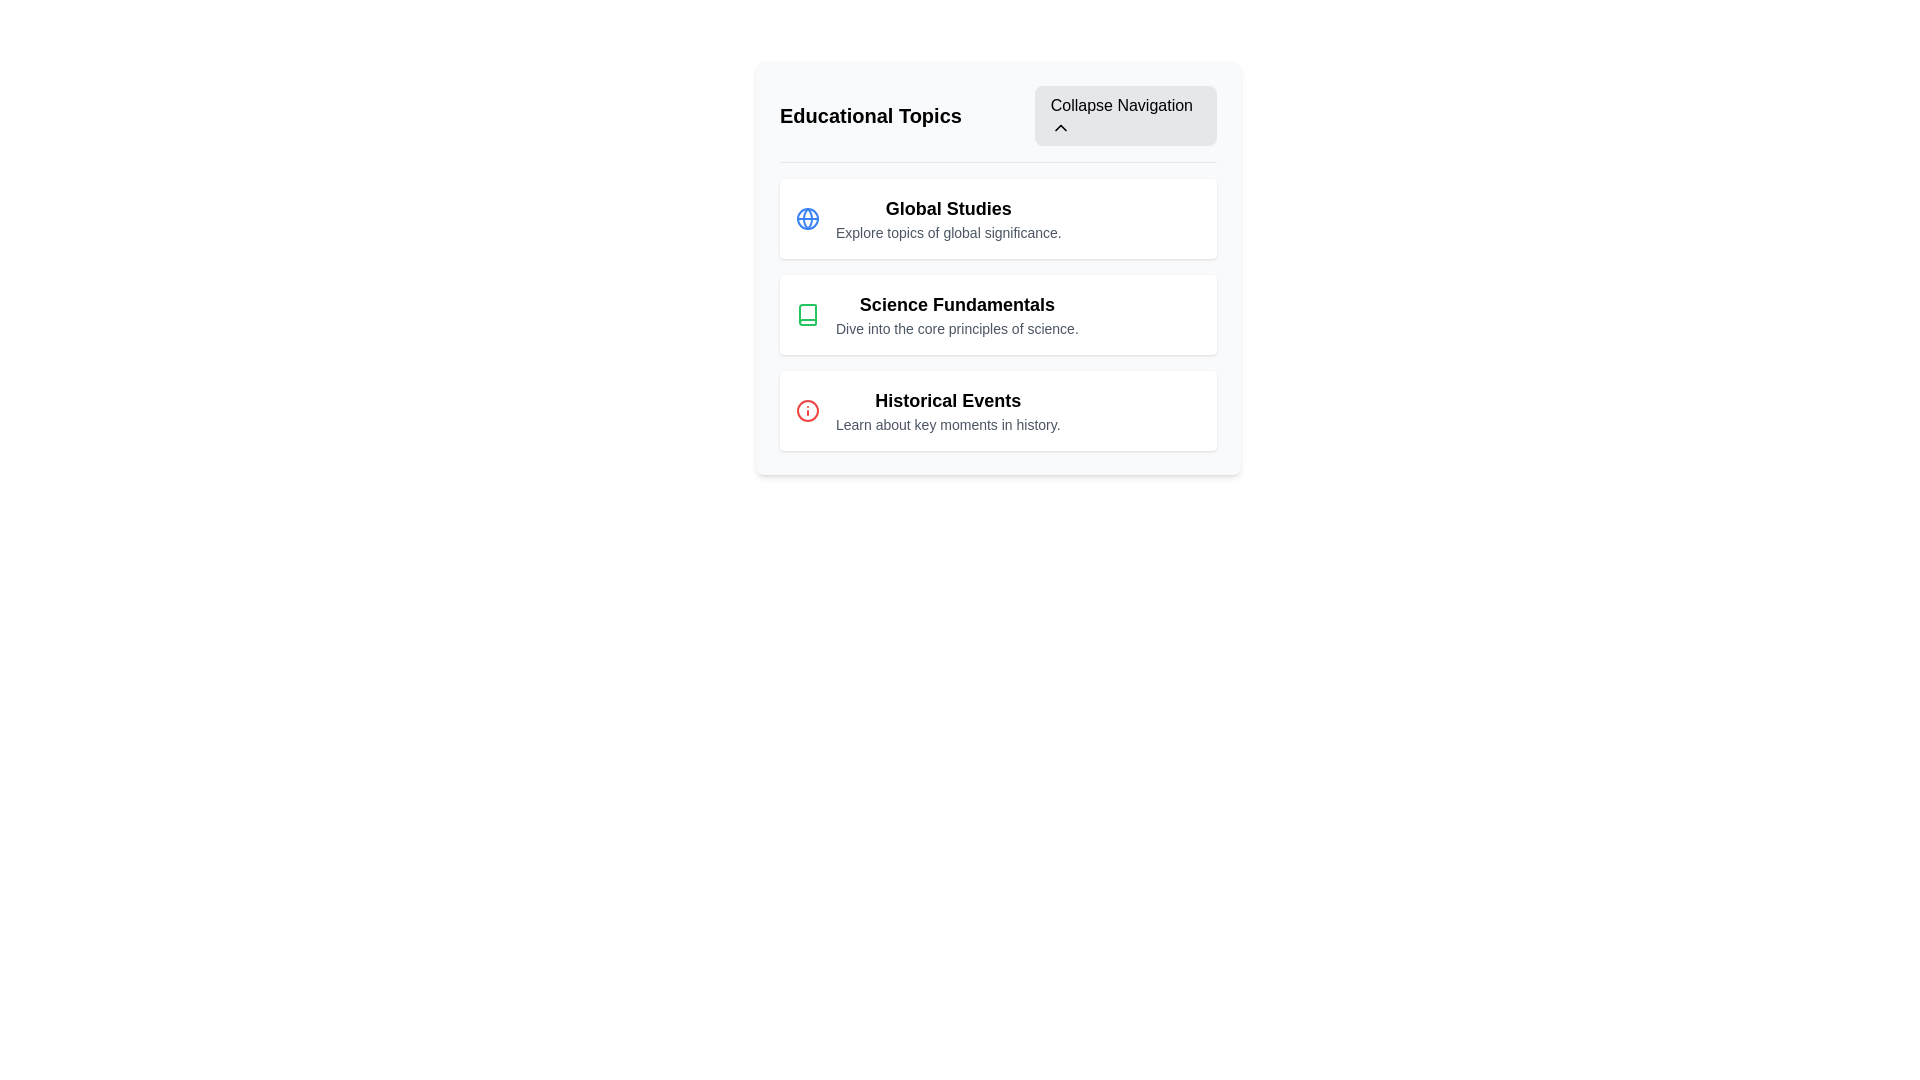 The height and width of the screenshot is (1080, 1920). Describe the element at coordinates (998, 219) in the screenshot. I see `the 'Global Studies' informational card located at the top of the 'Educational Topics' section` at that location.